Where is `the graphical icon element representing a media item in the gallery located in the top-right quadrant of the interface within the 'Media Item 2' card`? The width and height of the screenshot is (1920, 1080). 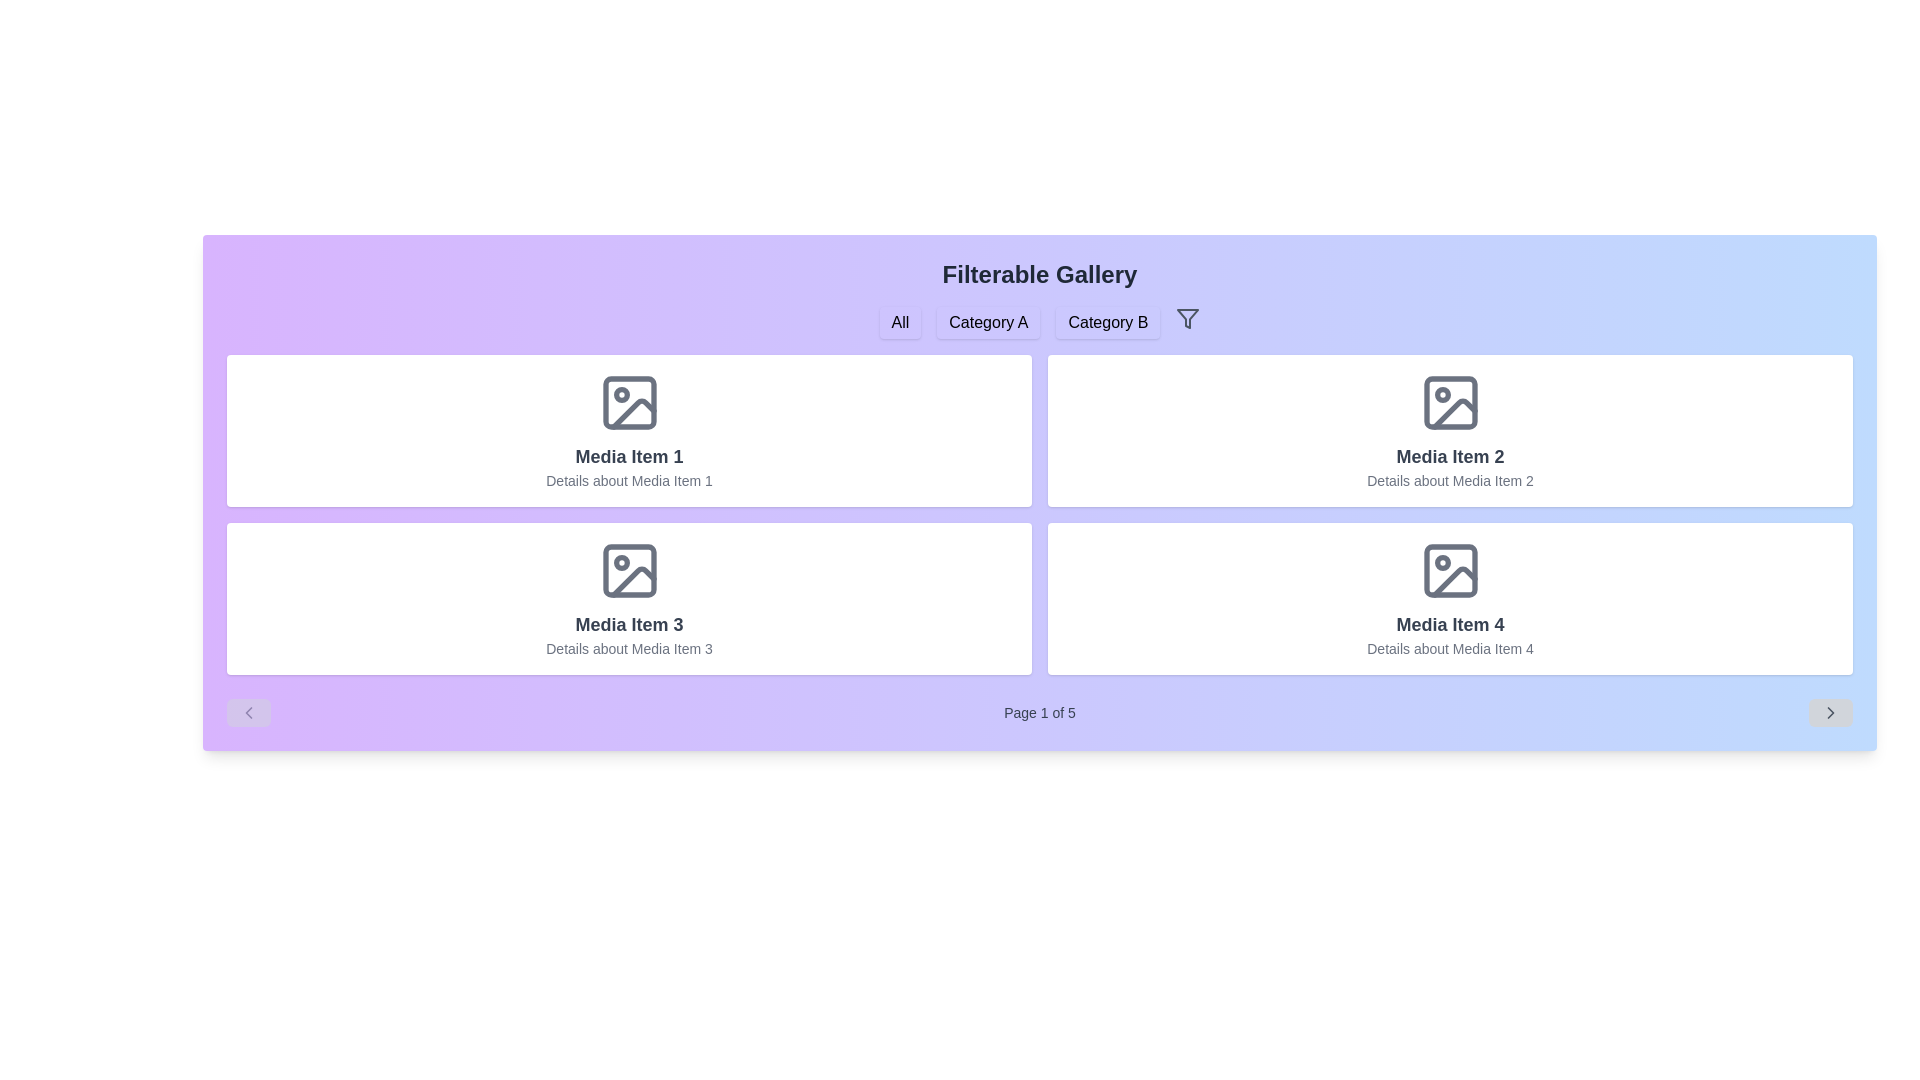 the graphical icon element representing a media item in the gallery located in the top-right quadrant of the interface within the 'Media Item 2' card is located at coordinates (1450, 402).